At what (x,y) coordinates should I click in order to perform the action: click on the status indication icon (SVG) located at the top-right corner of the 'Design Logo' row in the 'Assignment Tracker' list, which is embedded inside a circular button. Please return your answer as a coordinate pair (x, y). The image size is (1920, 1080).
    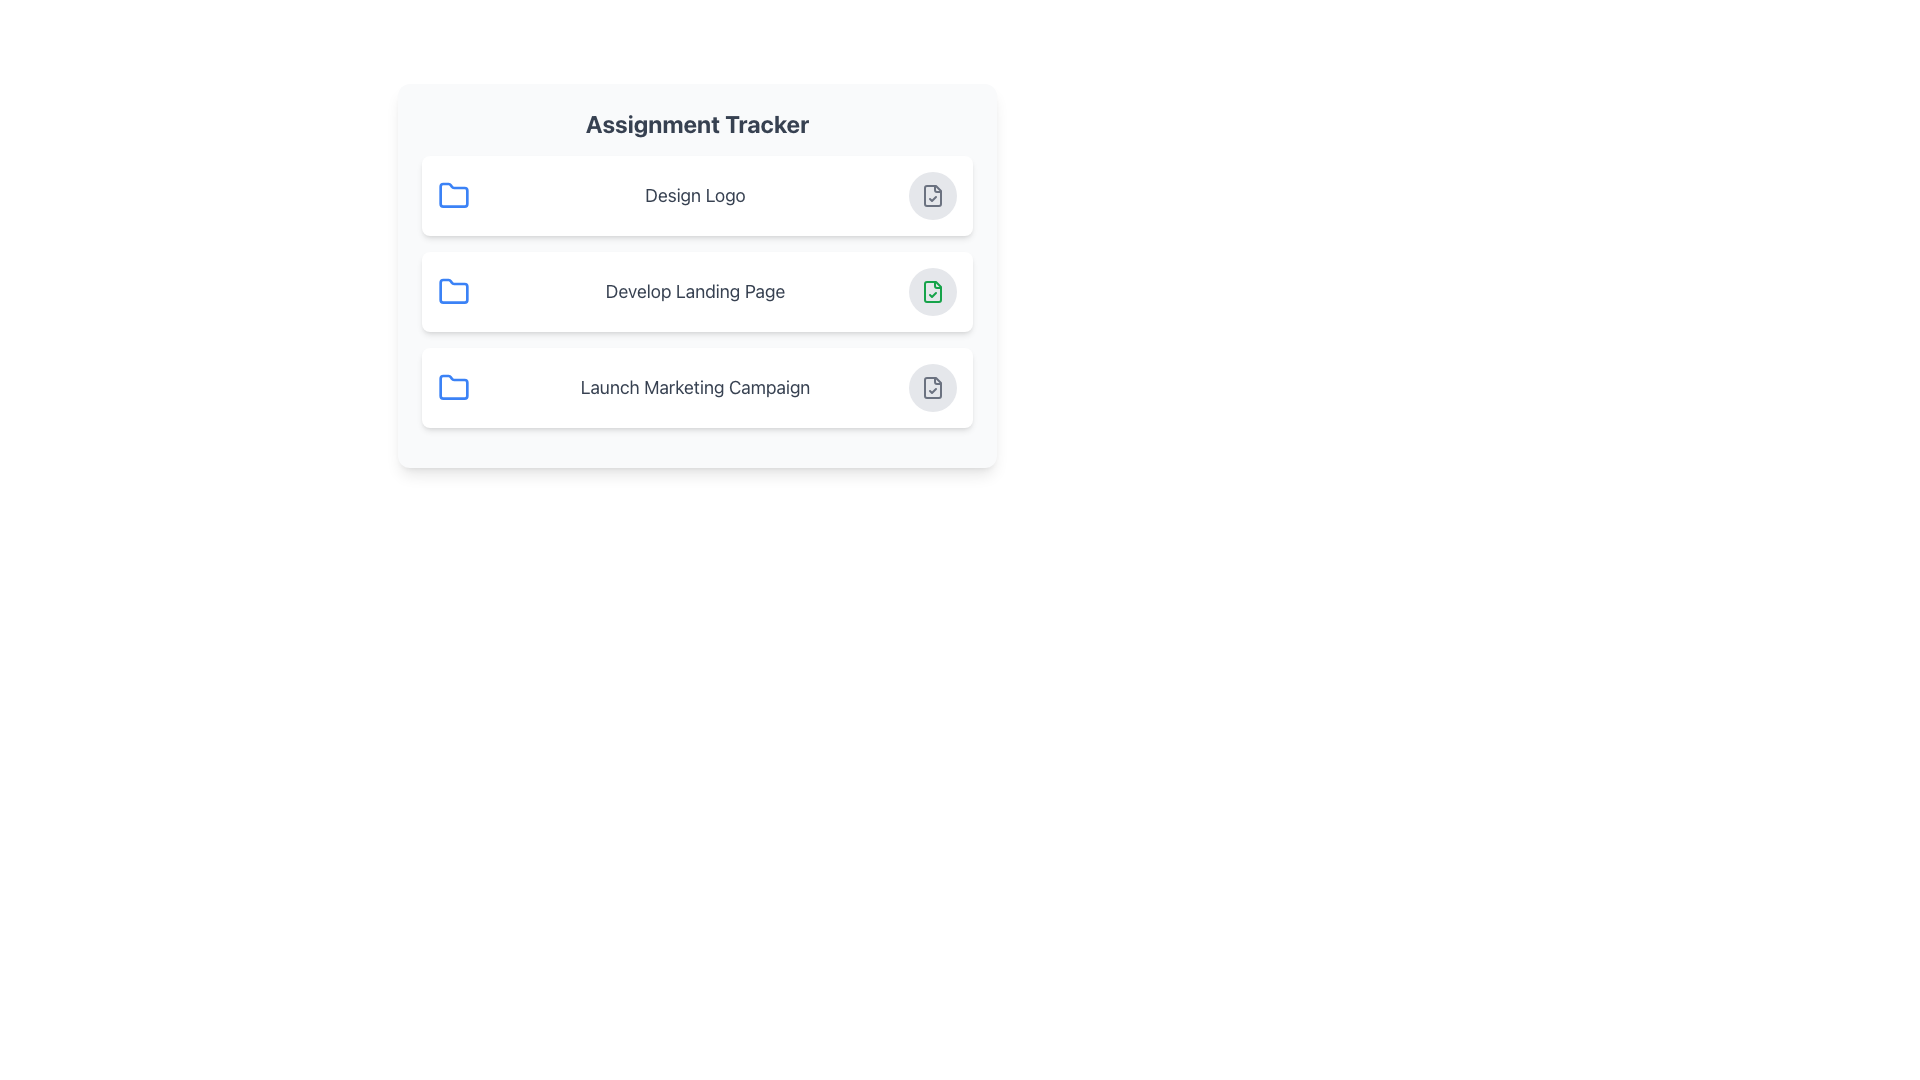
    Looking at the image, I should click on (931, 196).